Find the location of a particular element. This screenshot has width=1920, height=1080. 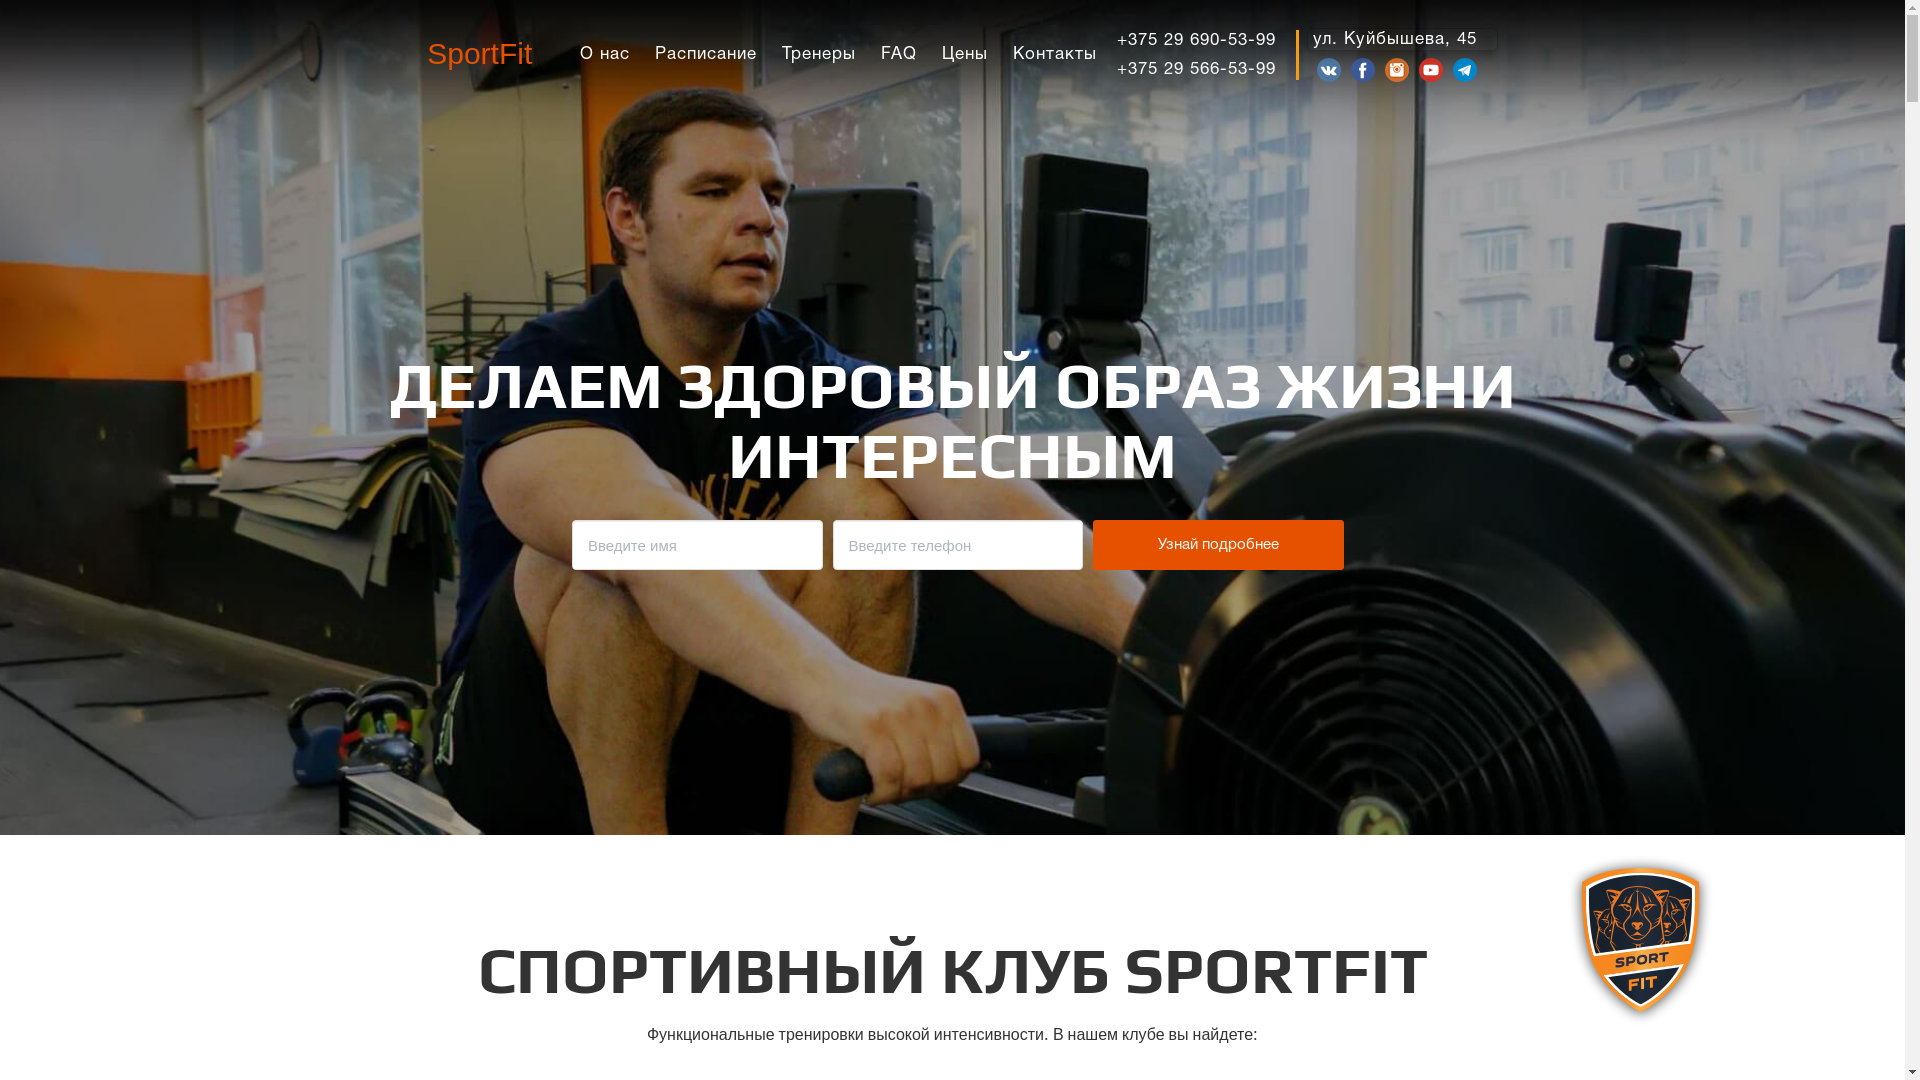

'SportFit' is located at coordinates (478, 53).